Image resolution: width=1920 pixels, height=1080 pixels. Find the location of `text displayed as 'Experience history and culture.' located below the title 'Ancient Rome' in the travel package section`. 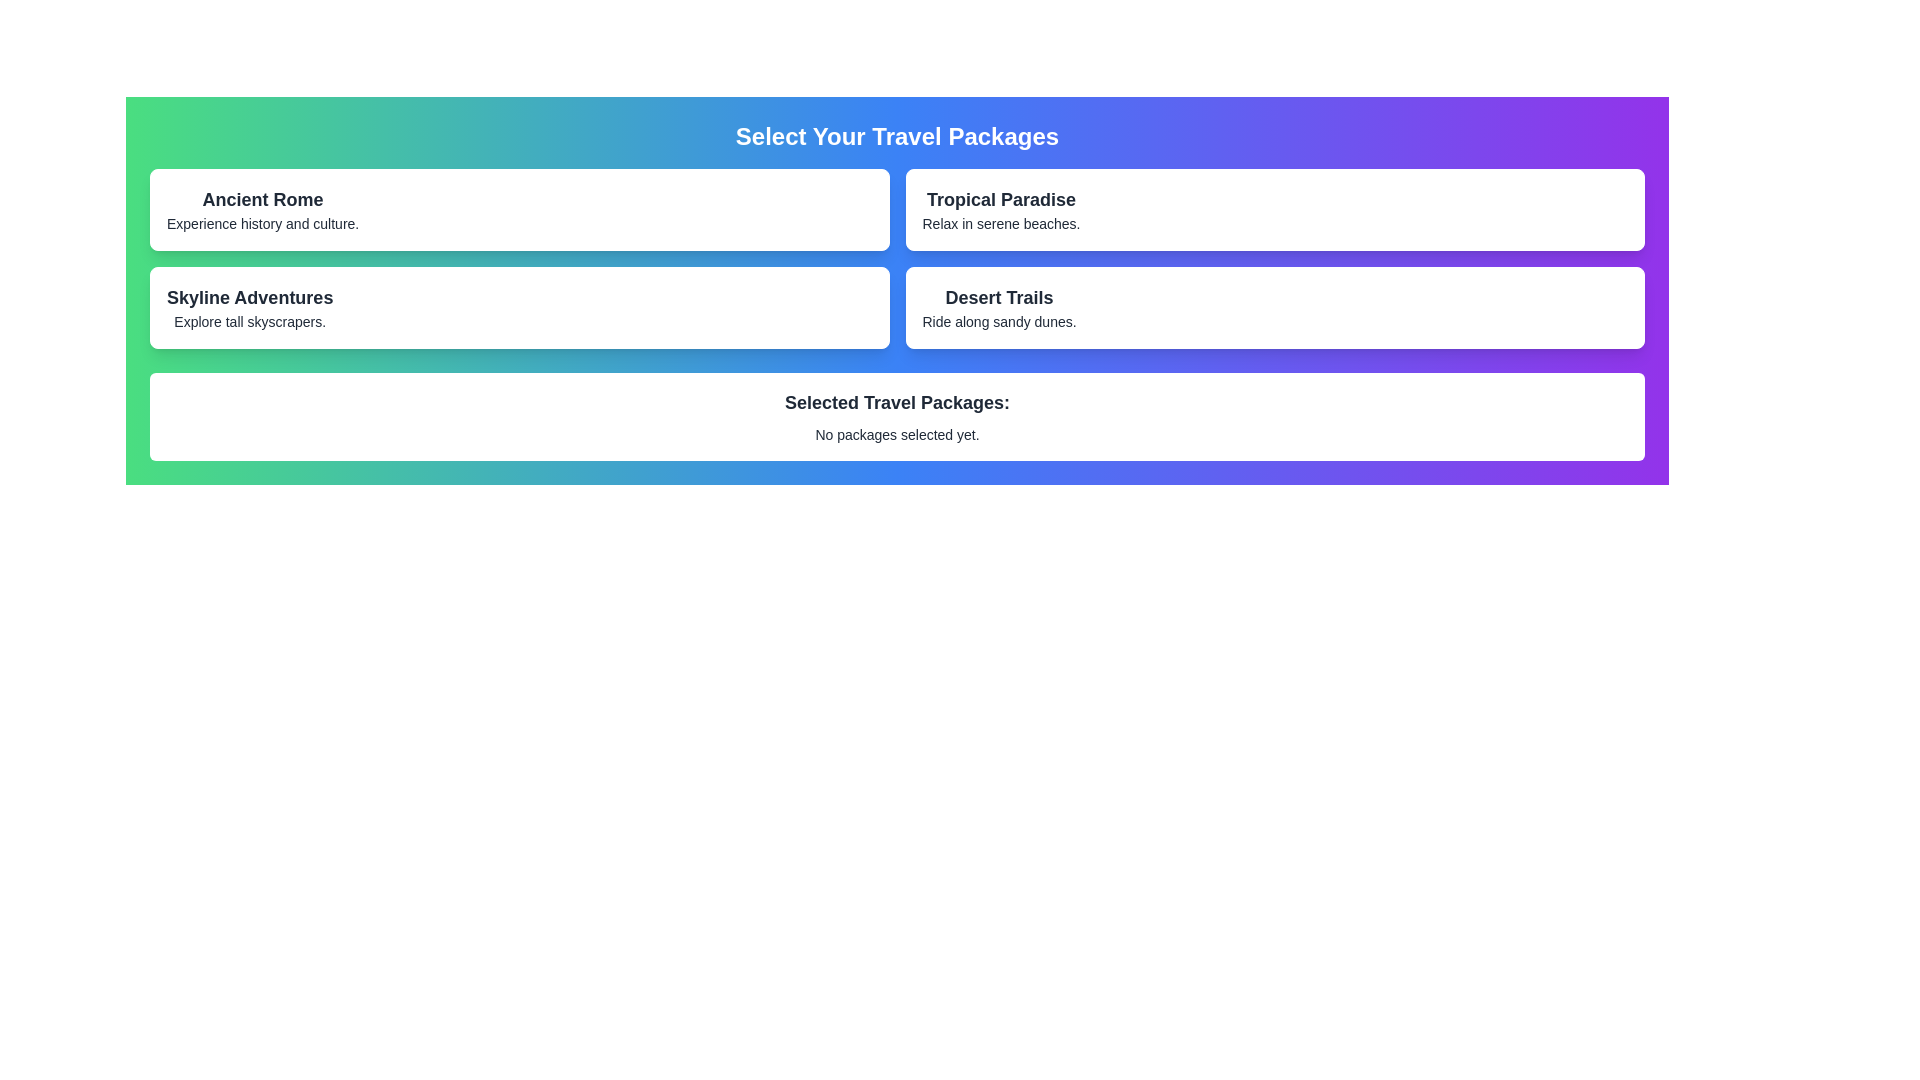

text displayed as 'Experience history and culture.' located below the title 'Ancient Rome' in the travel package section is located at coordinates (262, 223).